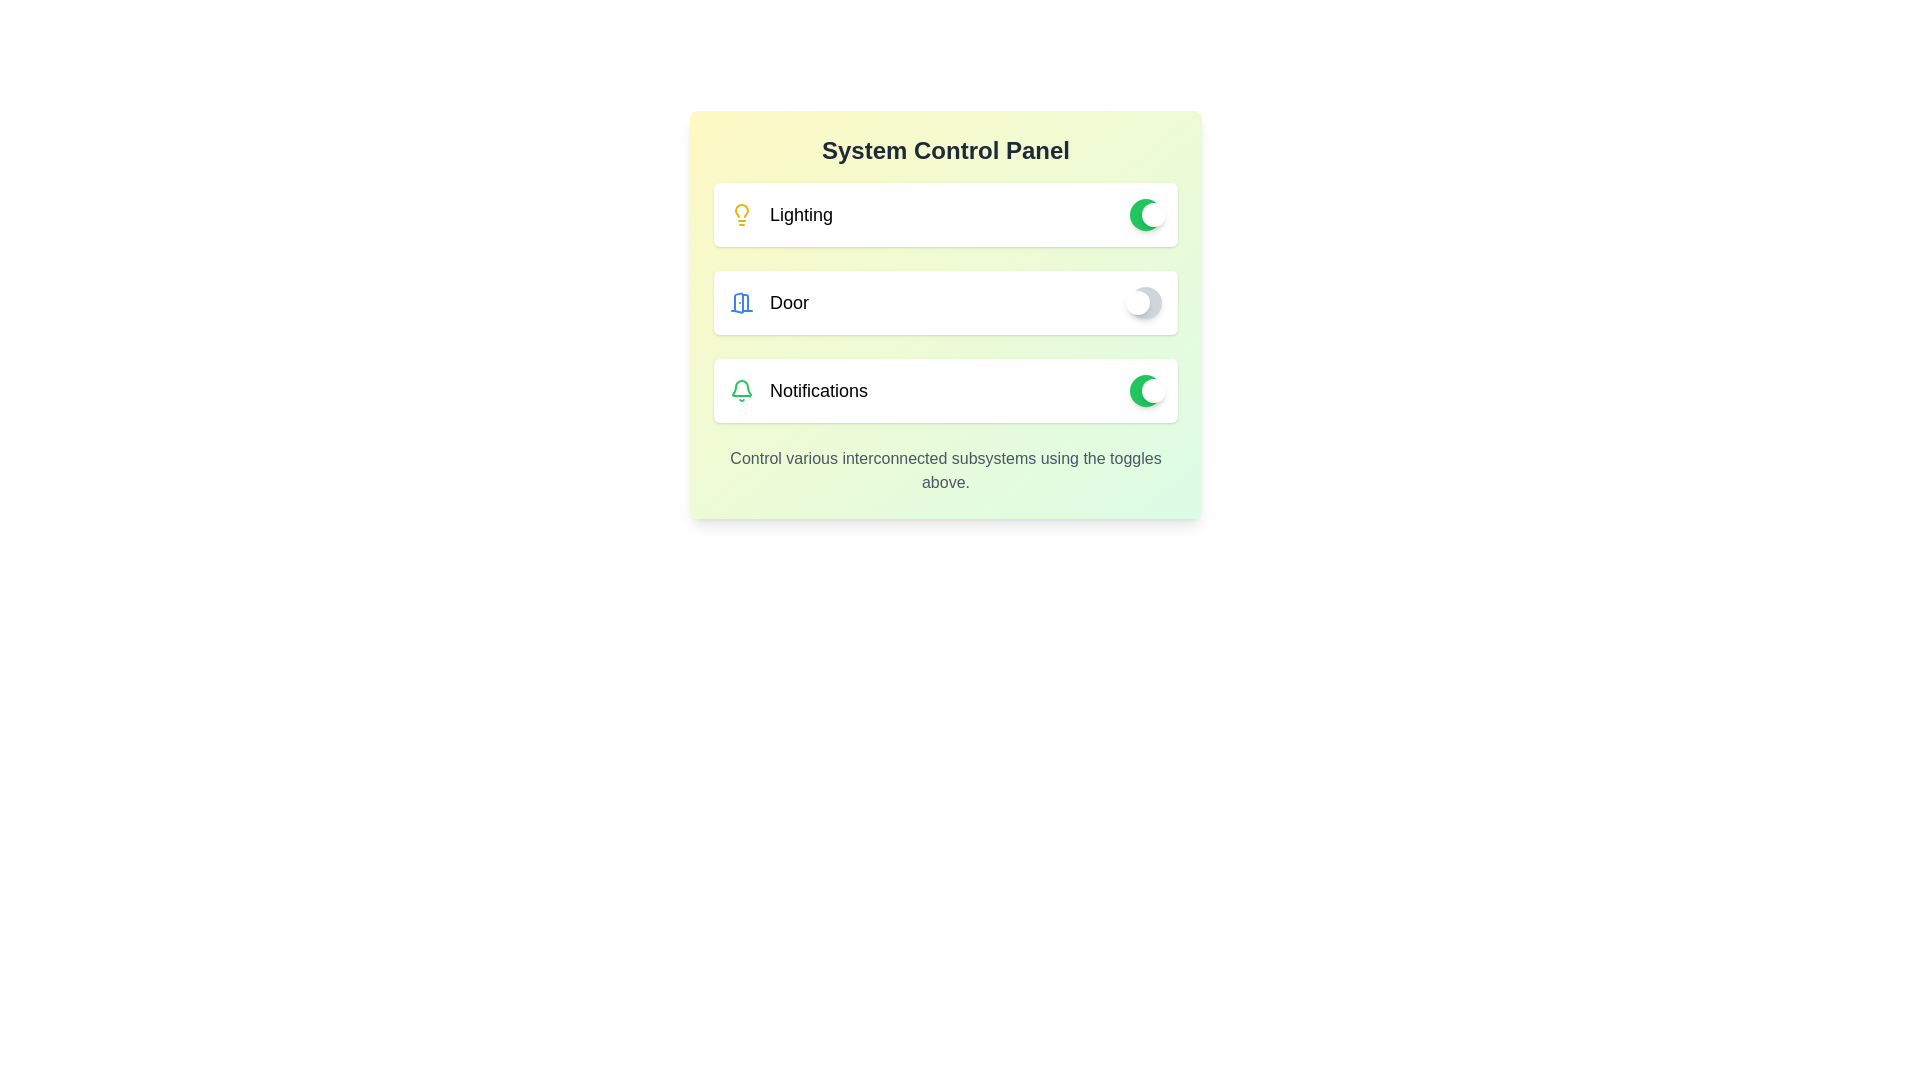 Image resolution: width=1920 pixels, height=1080 pixels. I want to click on the notifications toggle to switch it off, so click(1146, 390).